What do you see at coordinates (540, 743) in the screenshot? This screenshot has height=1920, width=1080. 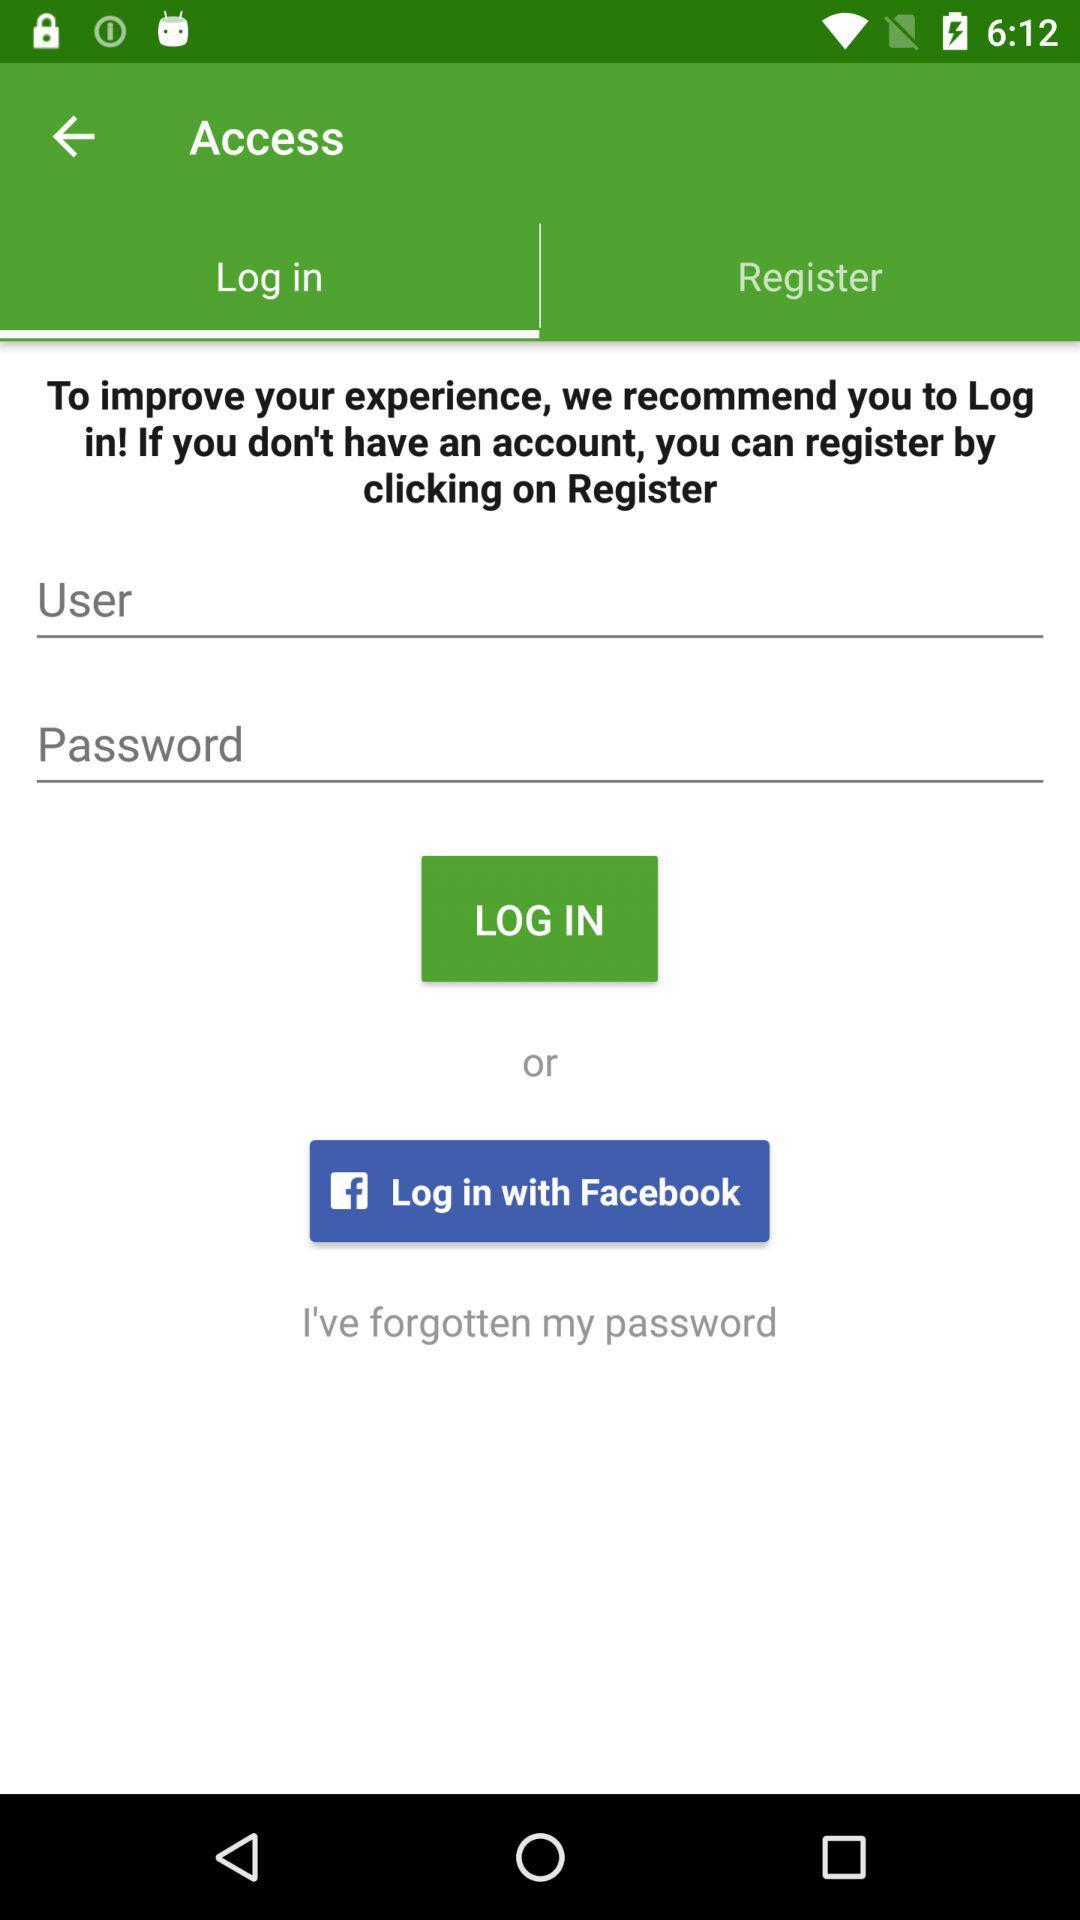 I see `password` at bounding box center [540, 743].